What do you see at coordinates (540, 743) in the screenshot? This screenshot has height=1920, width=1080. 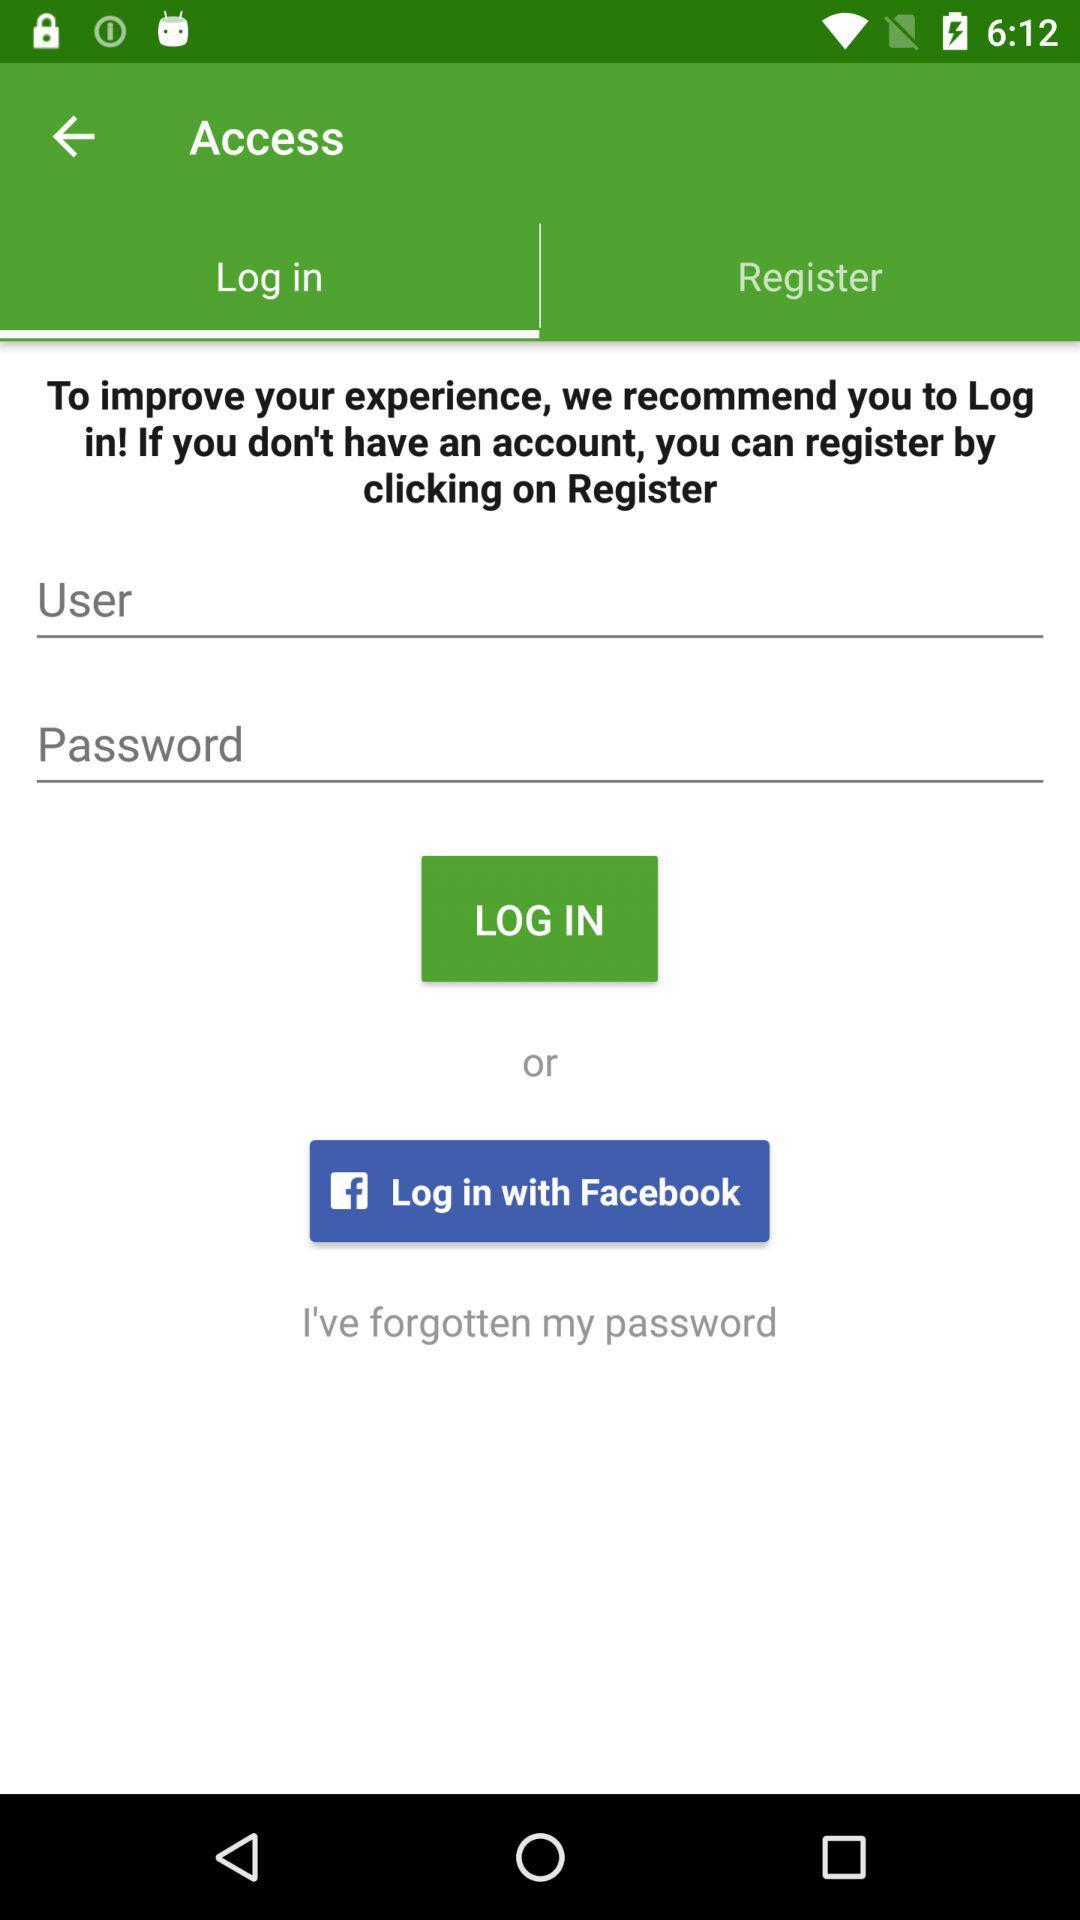 I see `password` at bounding box center [540, 743].